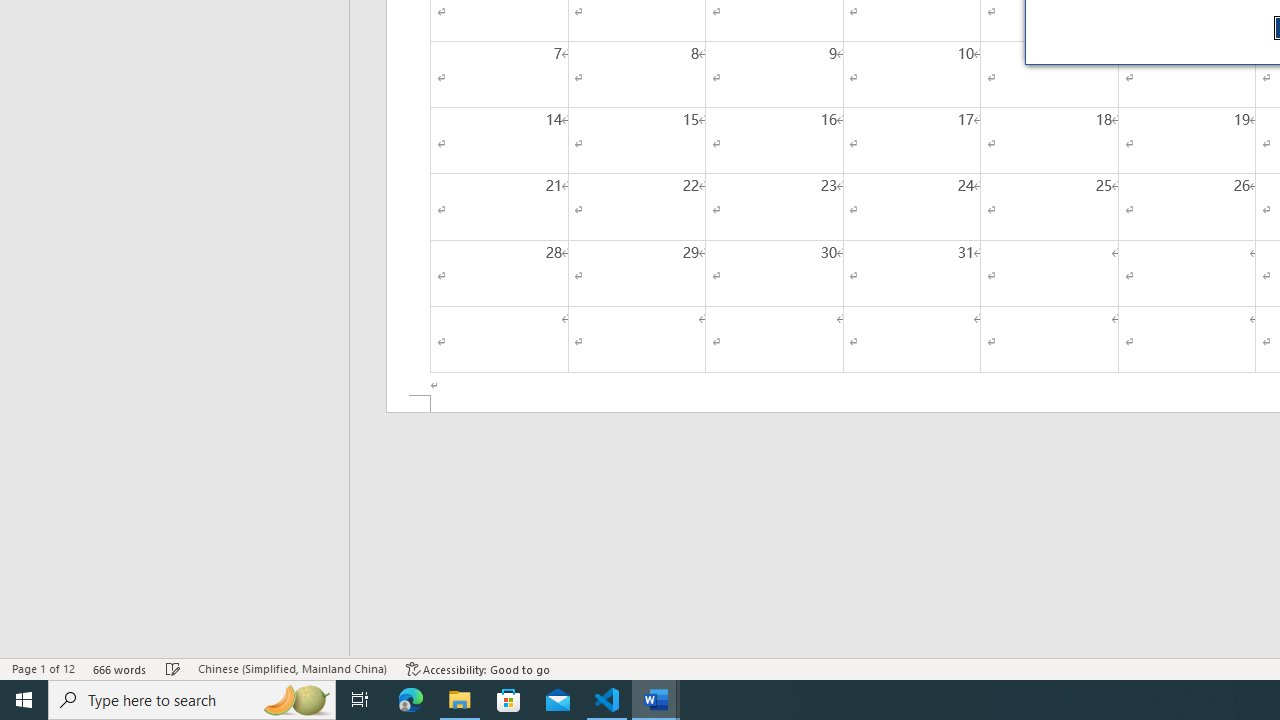 The image size is (1280, 720). What do you see at coordinates (509, 698) in the screenshot?
I see `'Microsoft Store'` at bounding box center [509, 698].